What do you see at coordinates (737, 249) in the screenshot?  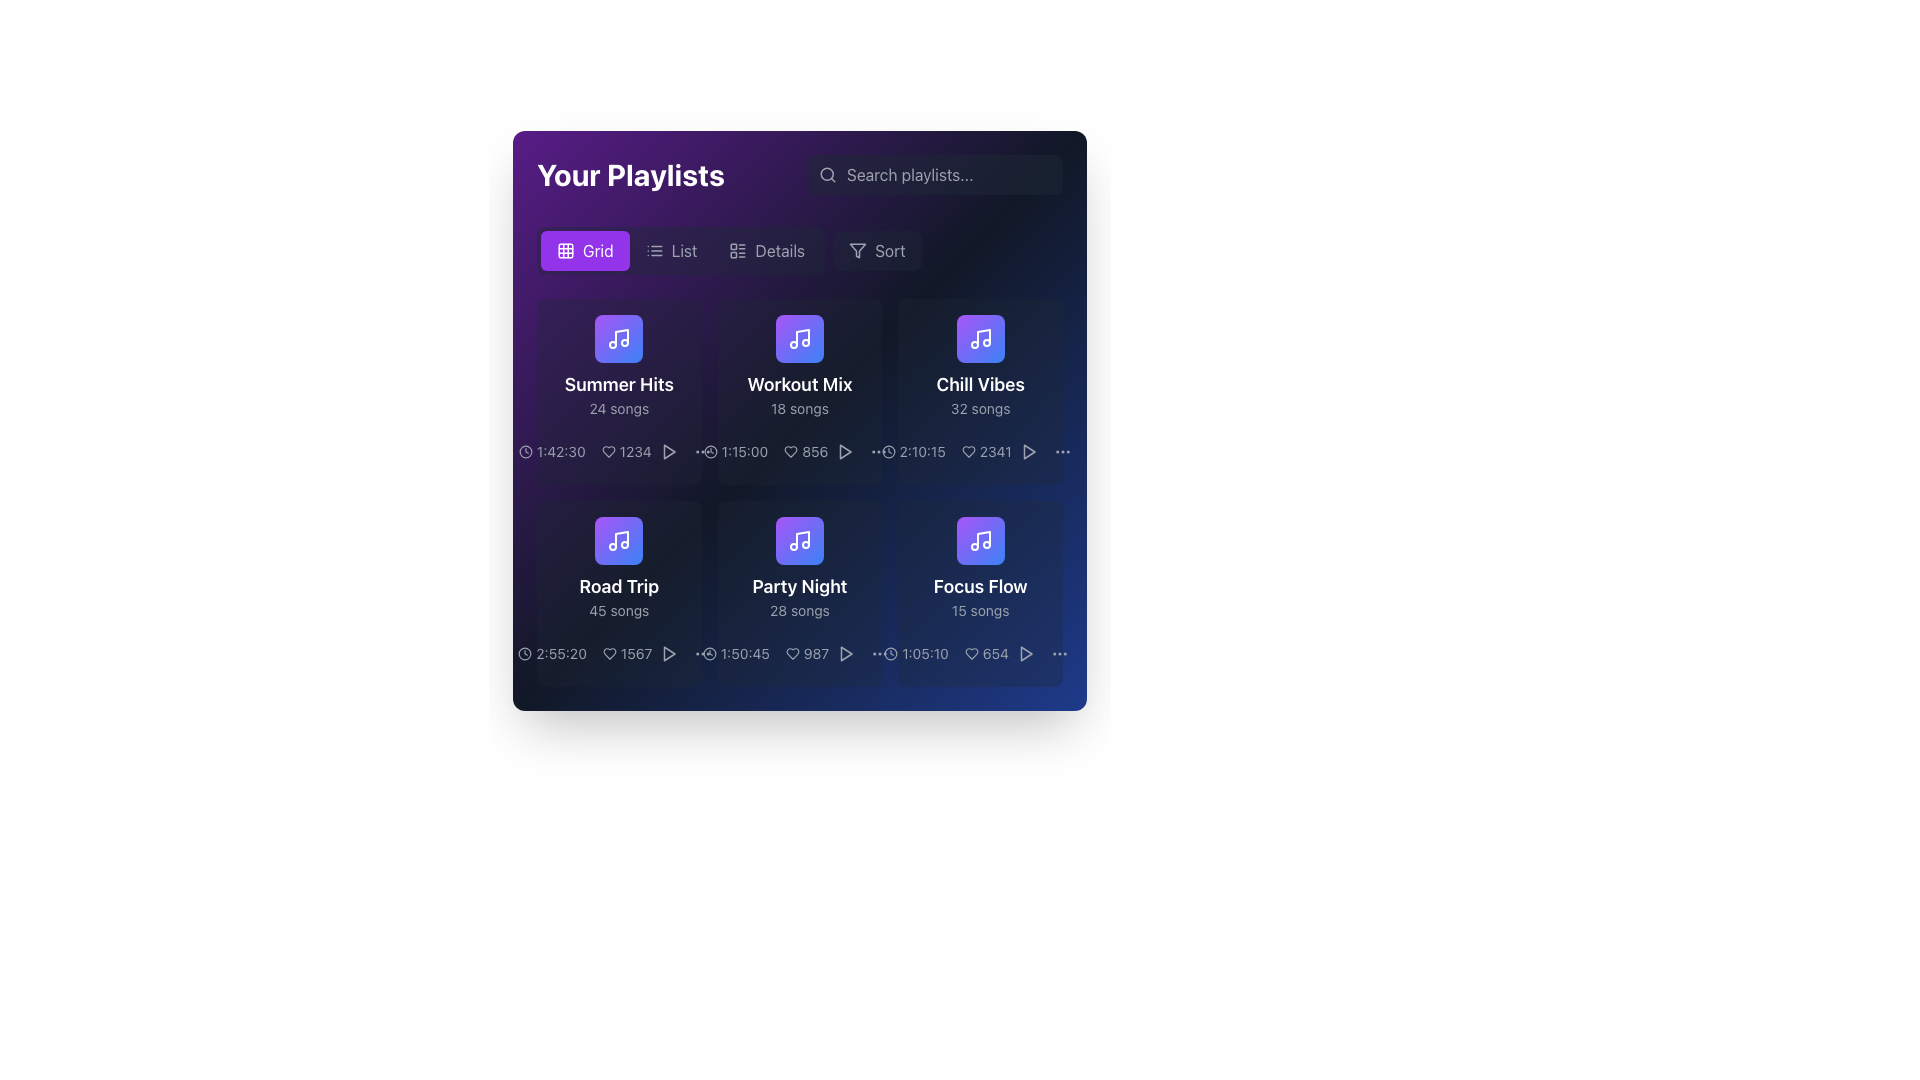 I see `the SVG Image Icon that represents a list layout, located to the right of the 'Grid' icon and the title 'List', which is part of the 'Details' button in the top section of the interface` at bounding box center [737, 249].